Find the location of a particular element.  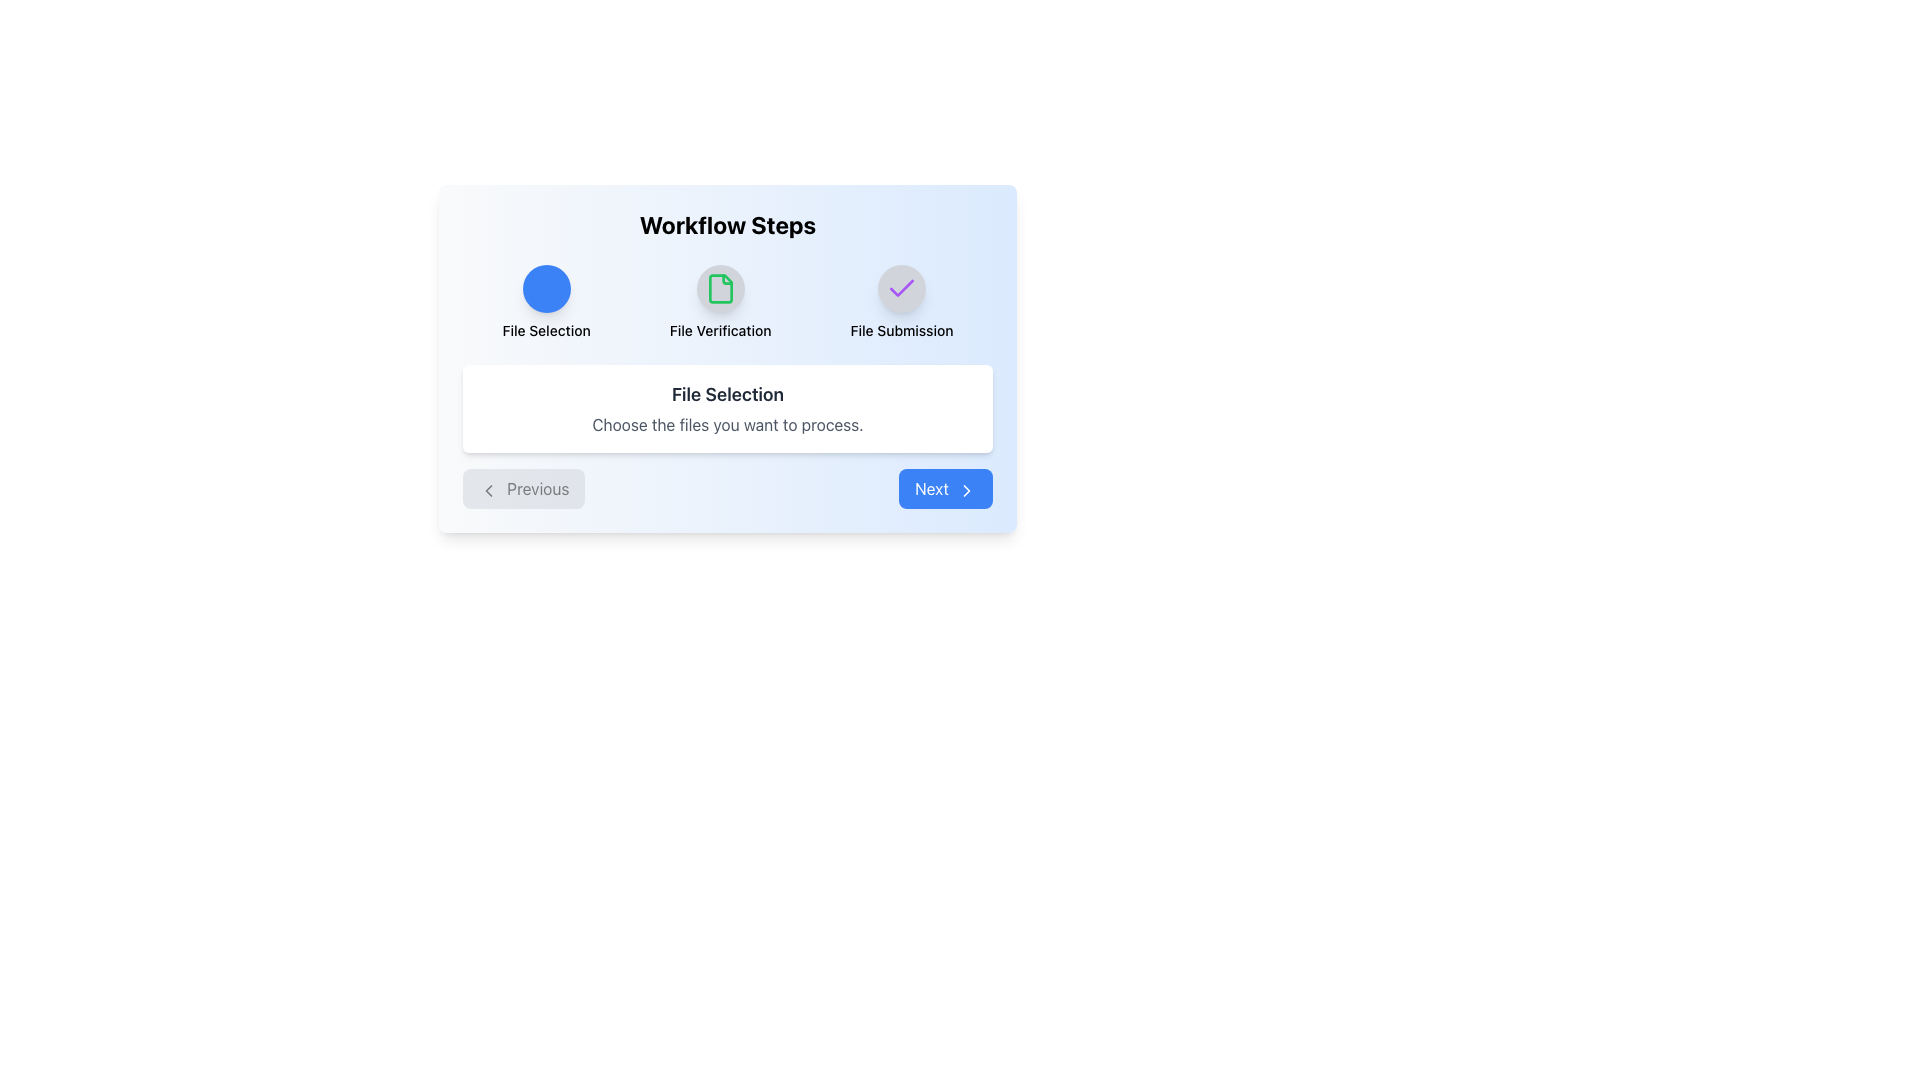

the 'File Verification' icon to advance to the verification step in the workflow process is located at coordinates (720, 289).